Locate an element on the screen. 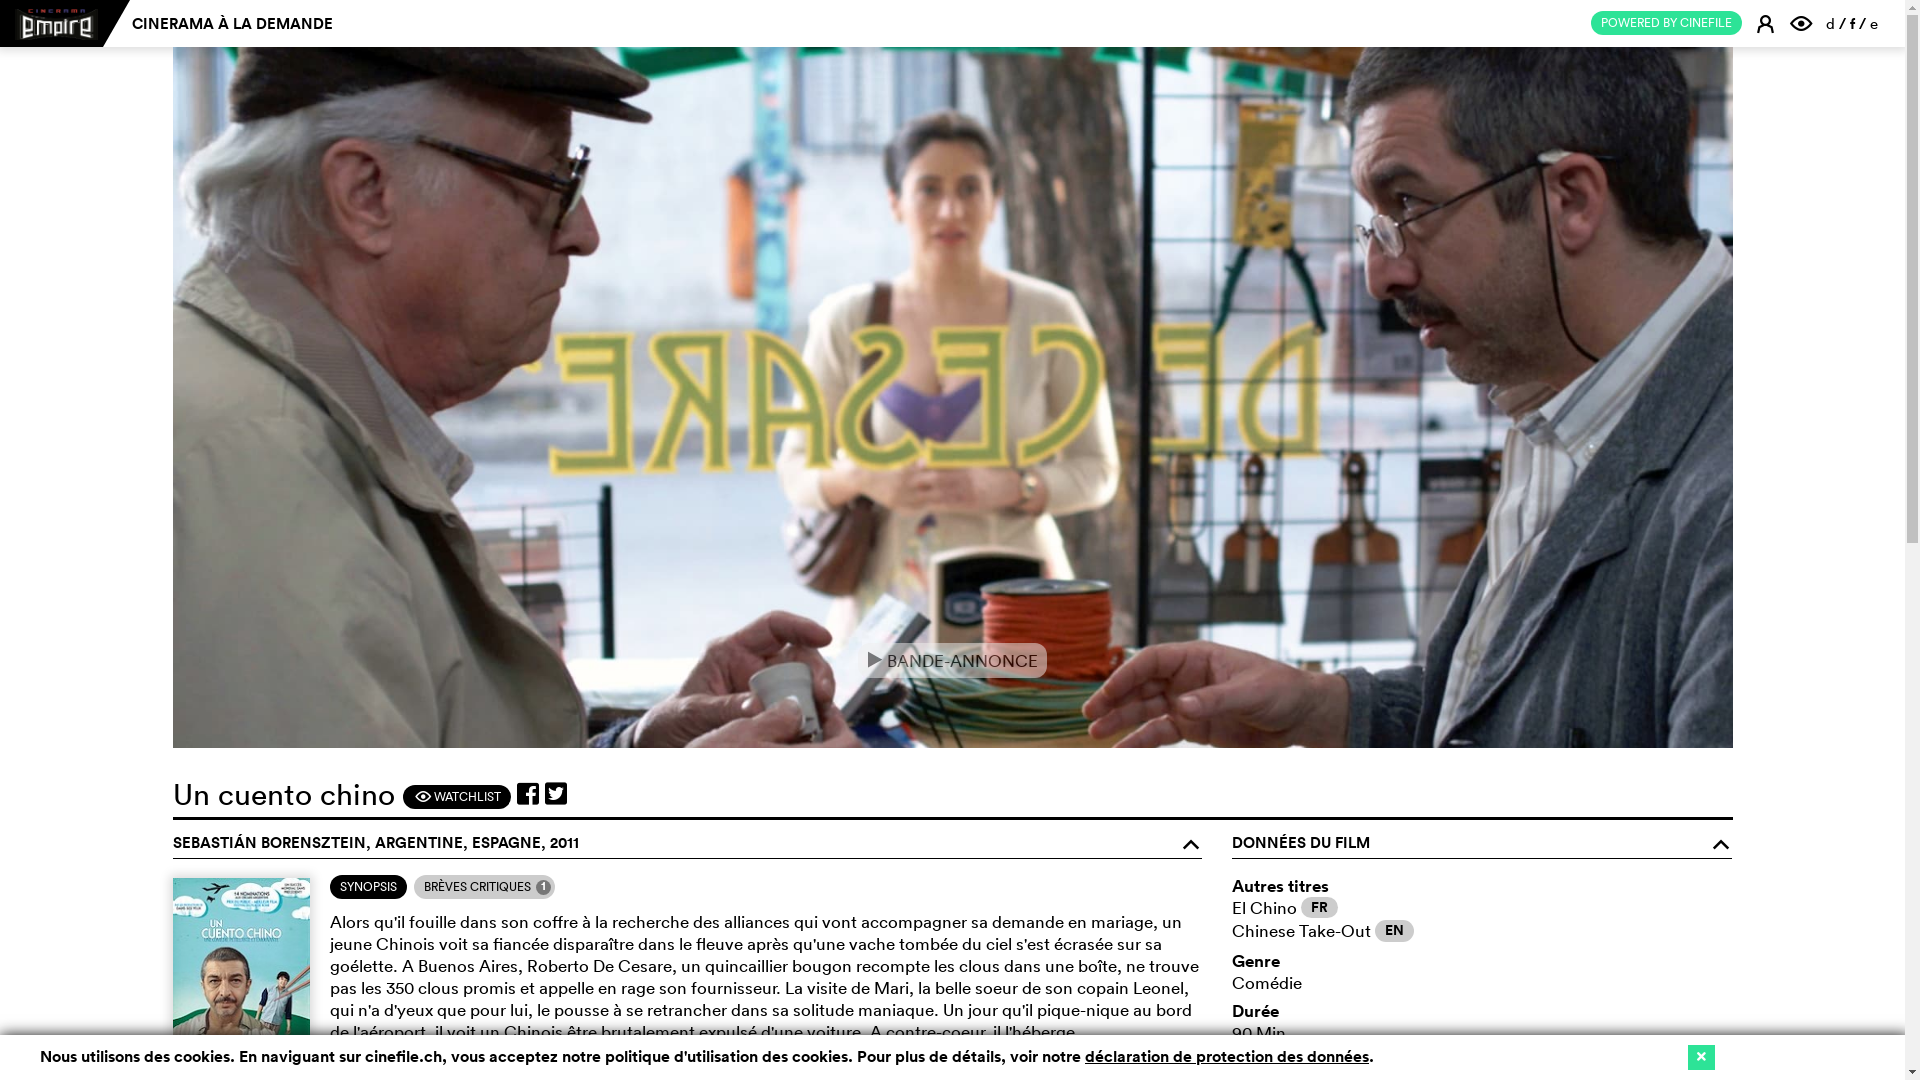  'd' is located at coordinates (1830, 23).